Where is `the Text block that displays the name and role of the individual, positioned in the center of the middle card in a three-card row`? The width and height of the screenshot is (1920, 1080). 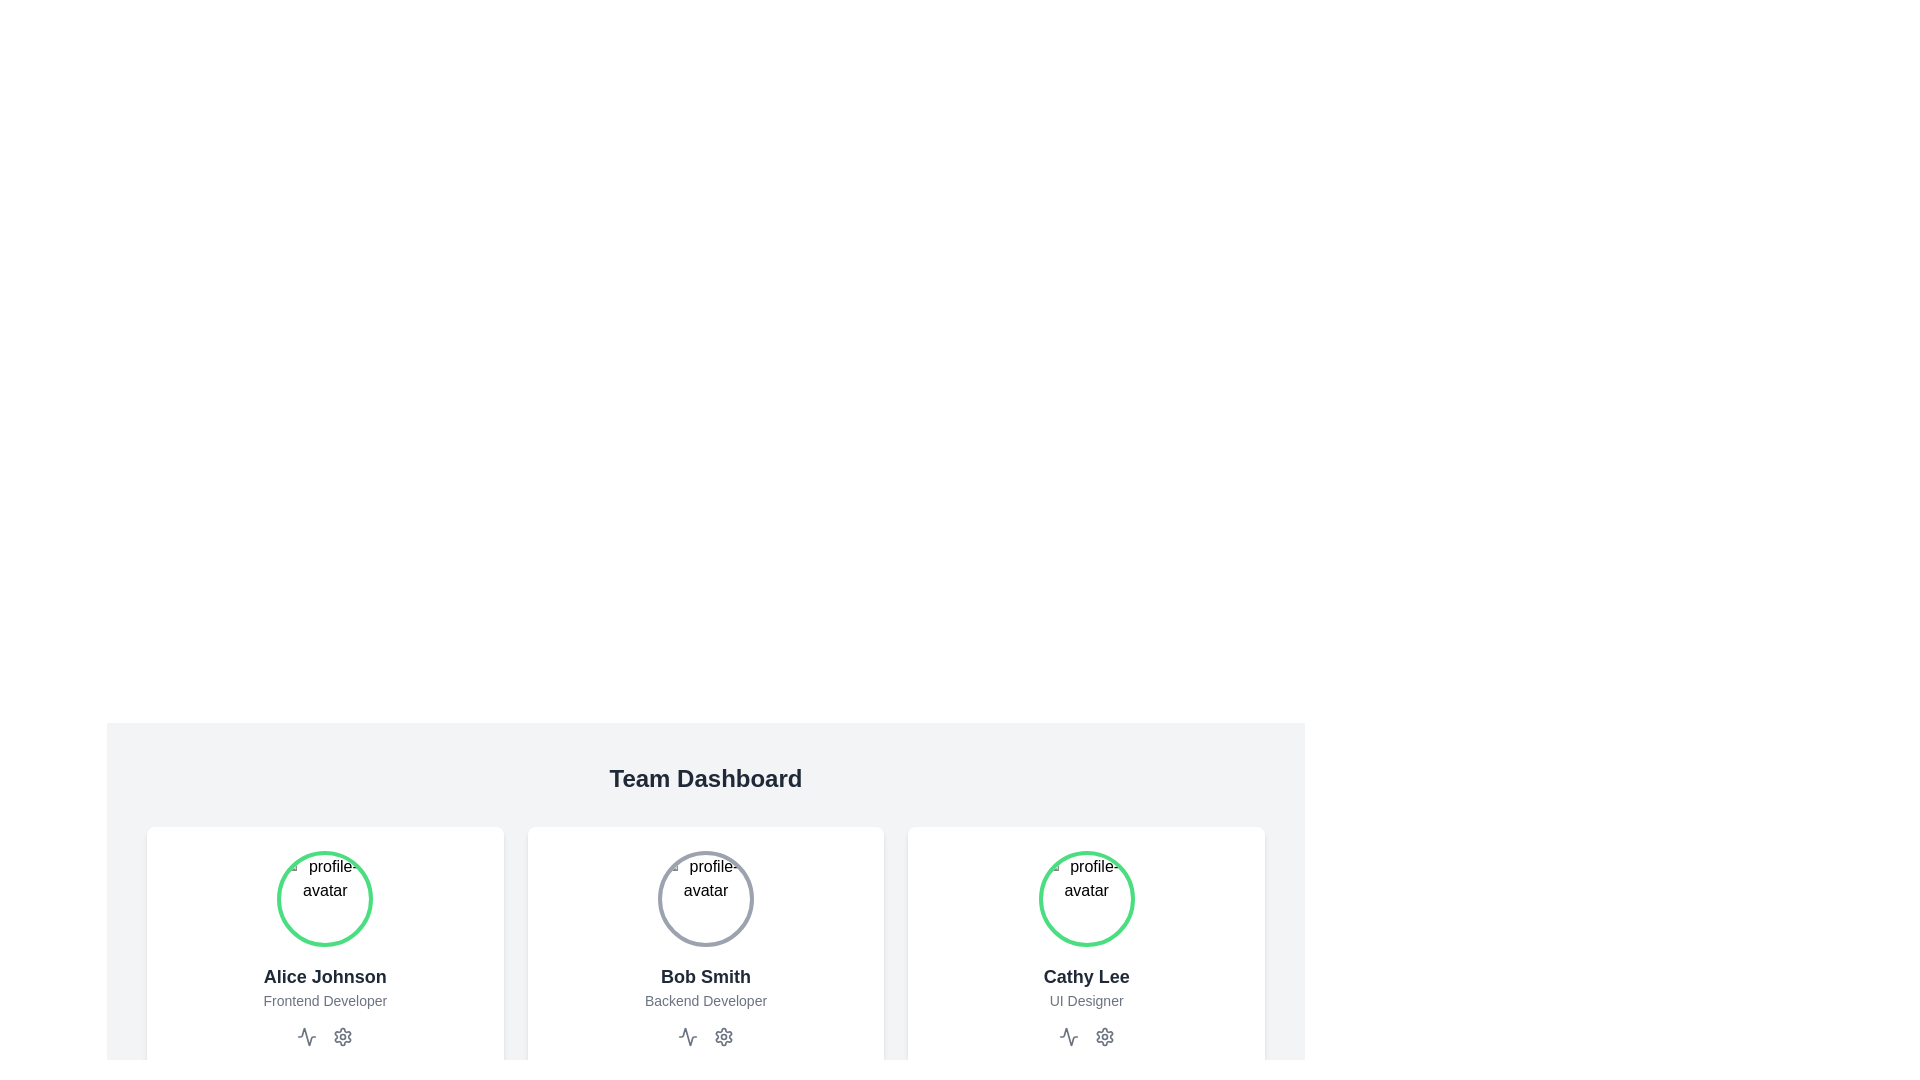 the Text block that displays the name and role of the individual, positioned in the center of the middle card in a three-card row is located at coordinates (705, 986).